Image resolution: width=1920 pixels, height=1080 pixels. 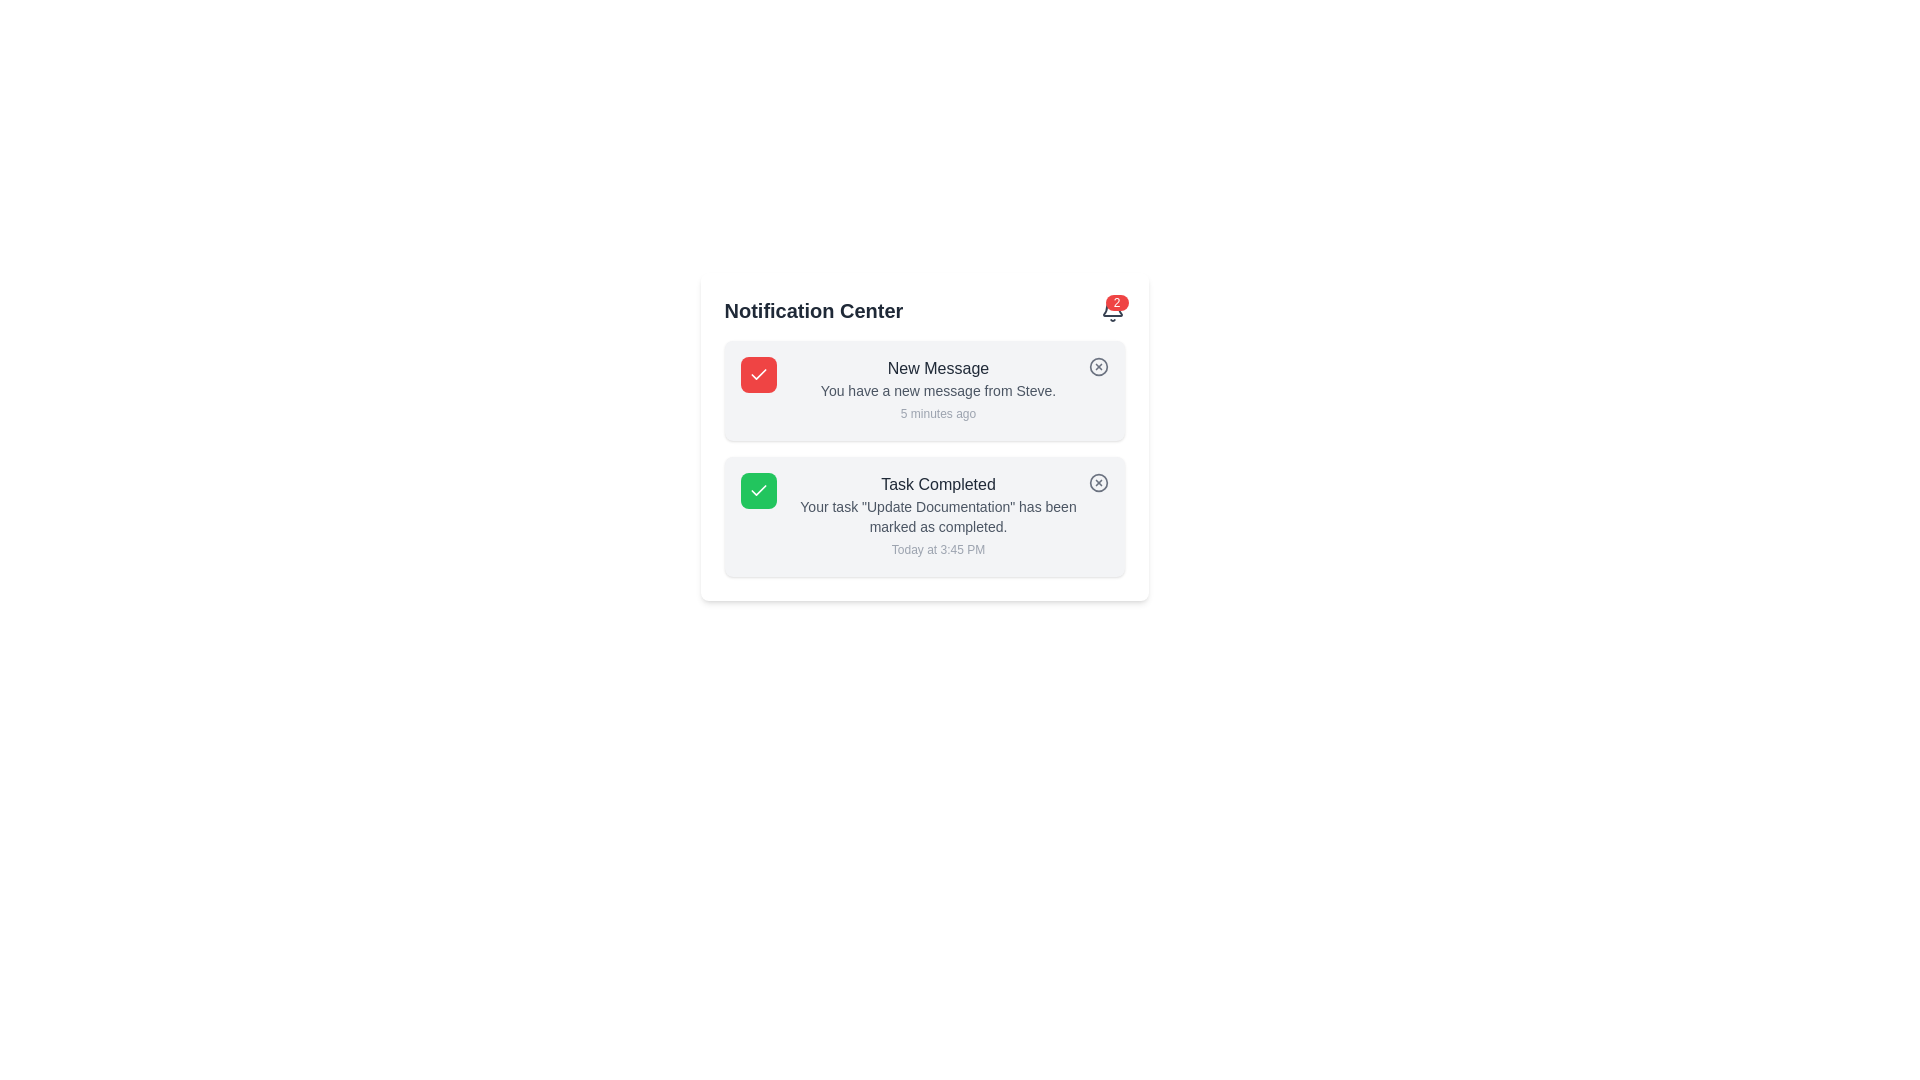 What do you see at coordinates (1097, 482) in the screenshot?
I see `the circle element that is part of the second notification entry in the Notification Center, which features a green check icon and text about a completed task` at bounding box center [1097, 482].